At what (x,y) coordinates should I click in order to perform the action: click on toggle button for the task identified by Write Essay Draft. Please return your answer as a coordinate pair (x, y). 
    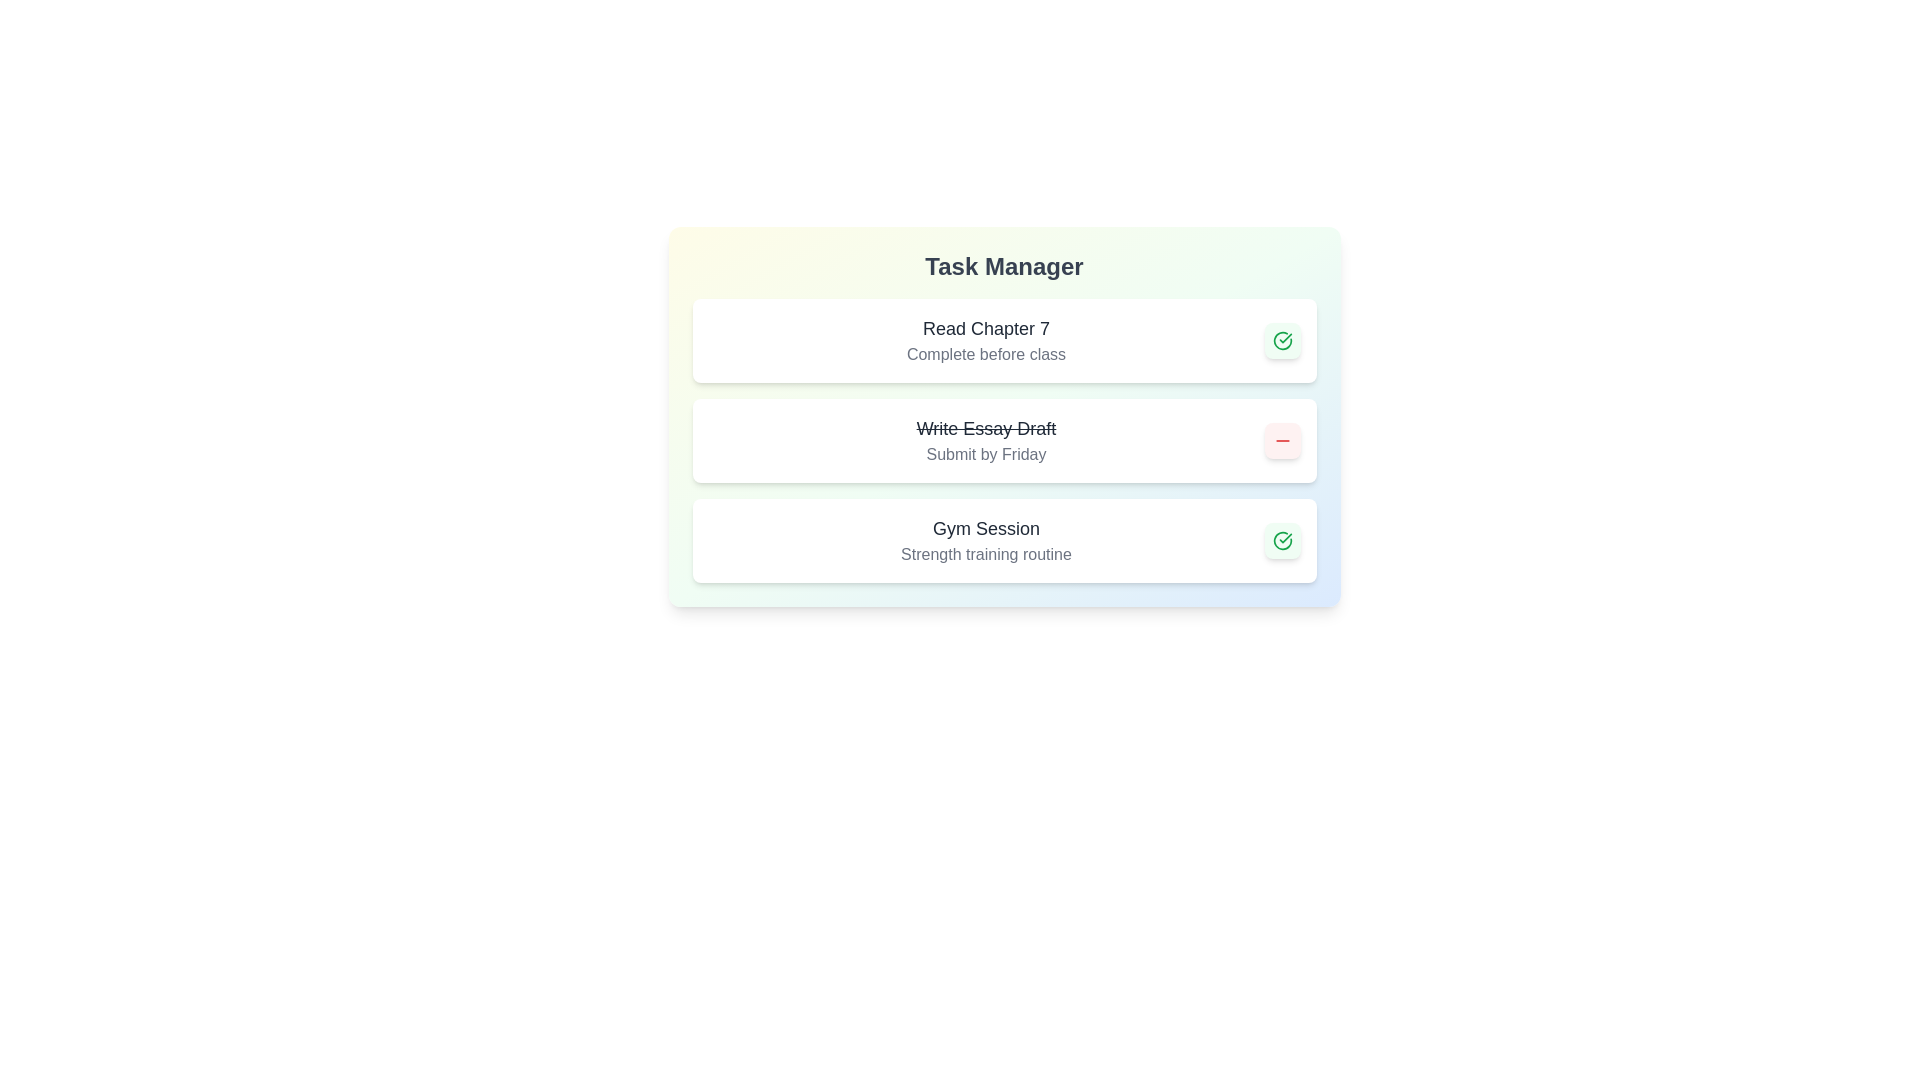
    Looking at the image, I should click on (1282, 439).